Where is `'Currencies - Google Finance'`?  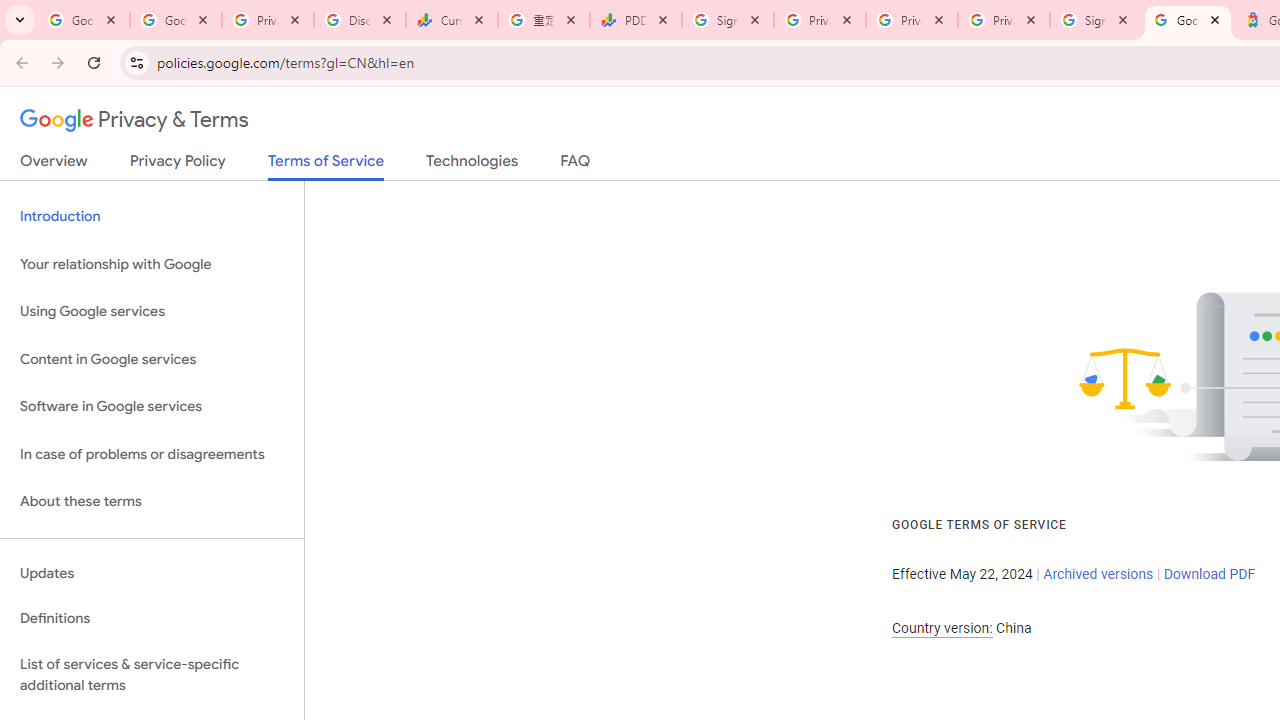 'Currencies - Google Finance' is located at coordinates (450, 20).